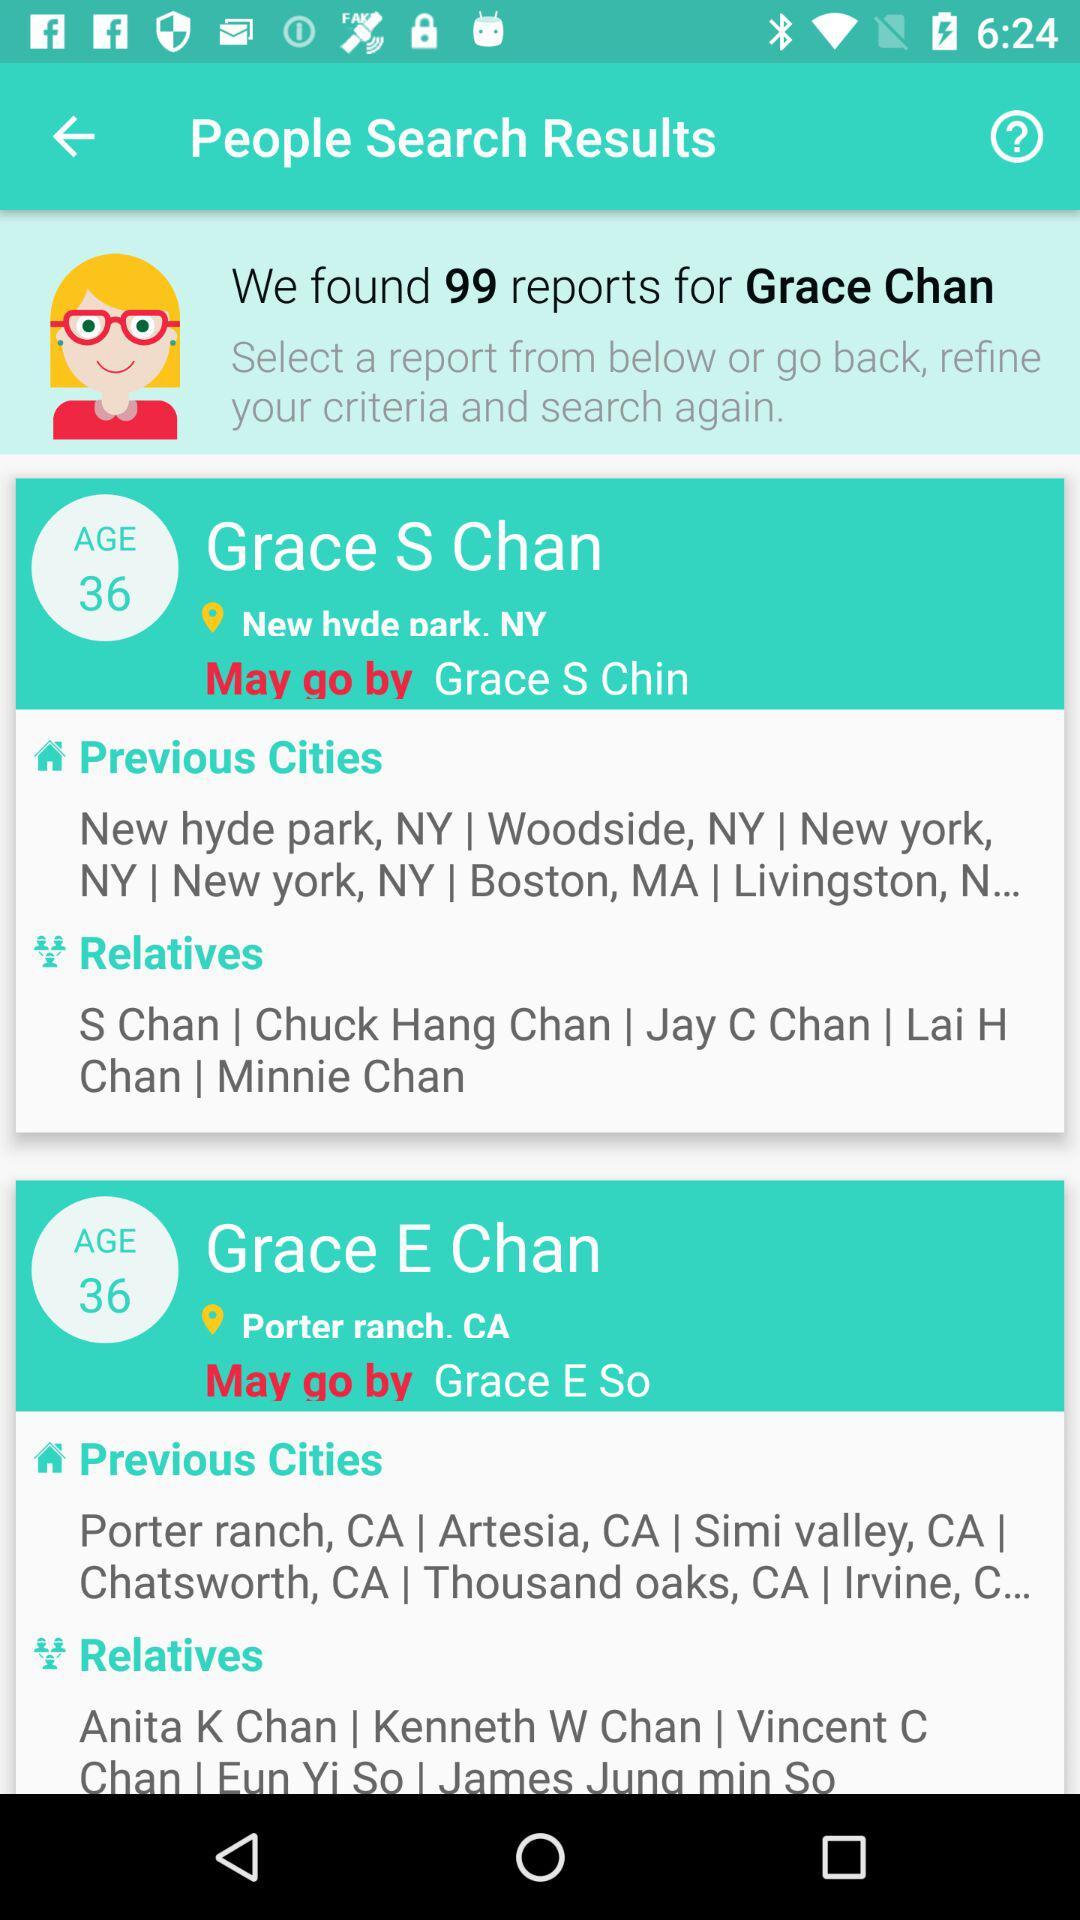  I want to click on icon to the left of the people search results icon, so click(72, 135).